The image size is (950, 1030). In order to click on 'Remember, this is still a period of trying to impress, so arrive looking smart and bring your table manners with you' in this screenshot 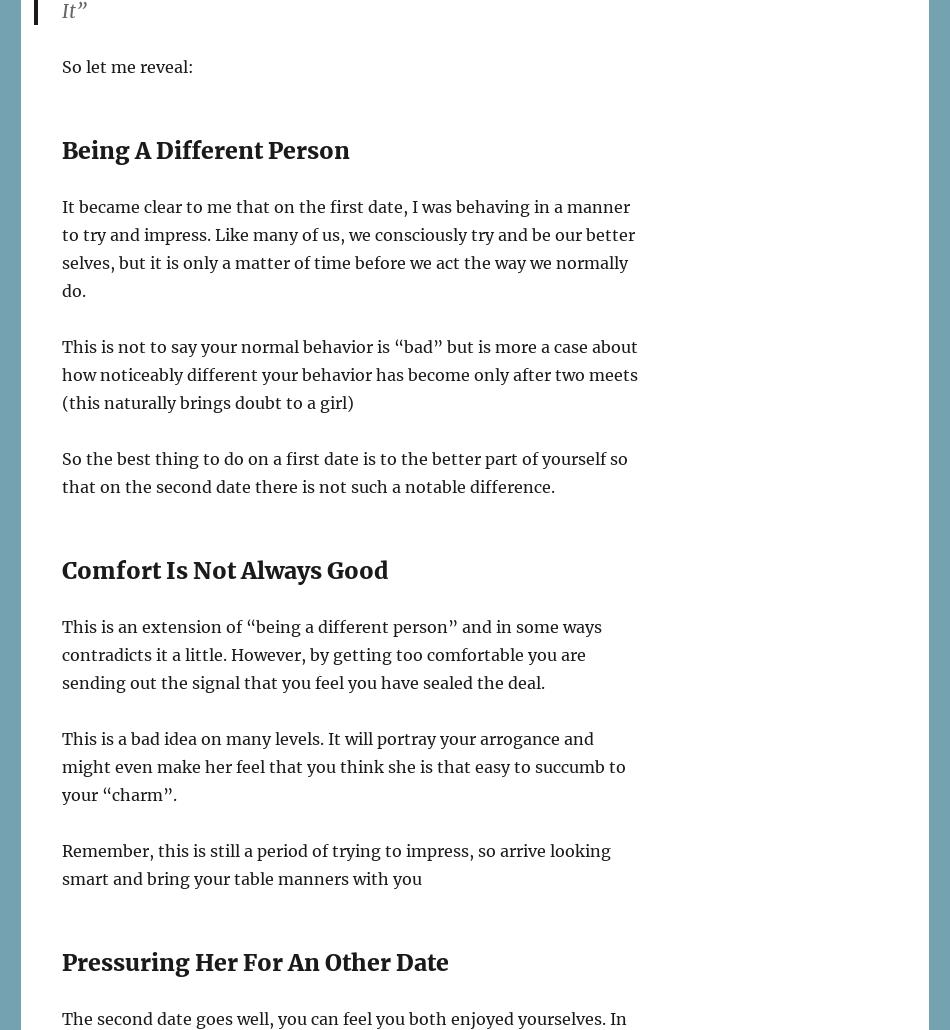, I will do `click(335, 864)`.